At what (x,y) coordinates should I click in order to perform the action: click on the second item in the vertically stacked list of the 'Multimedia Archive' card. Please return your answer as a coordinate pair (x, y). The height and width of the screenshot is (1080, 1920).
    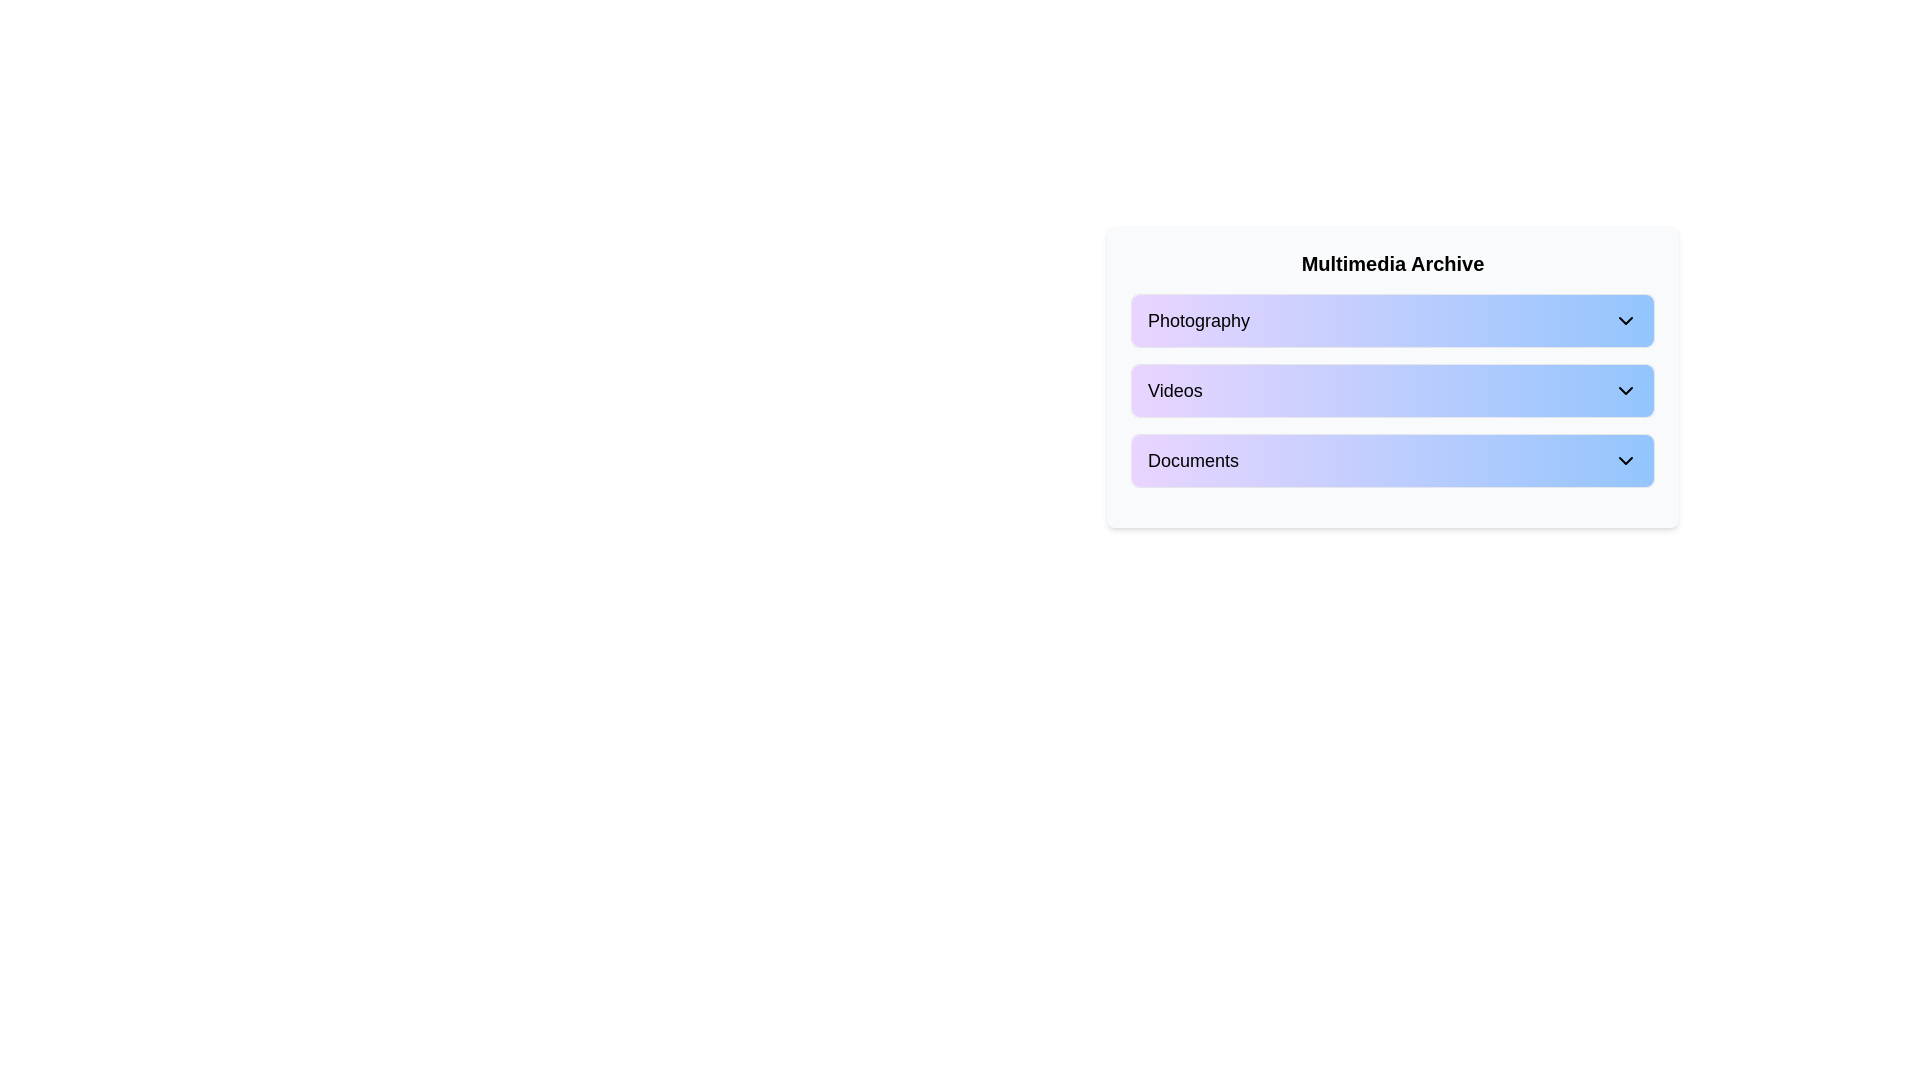
    Looking at the image, I should click on (1391, 380).